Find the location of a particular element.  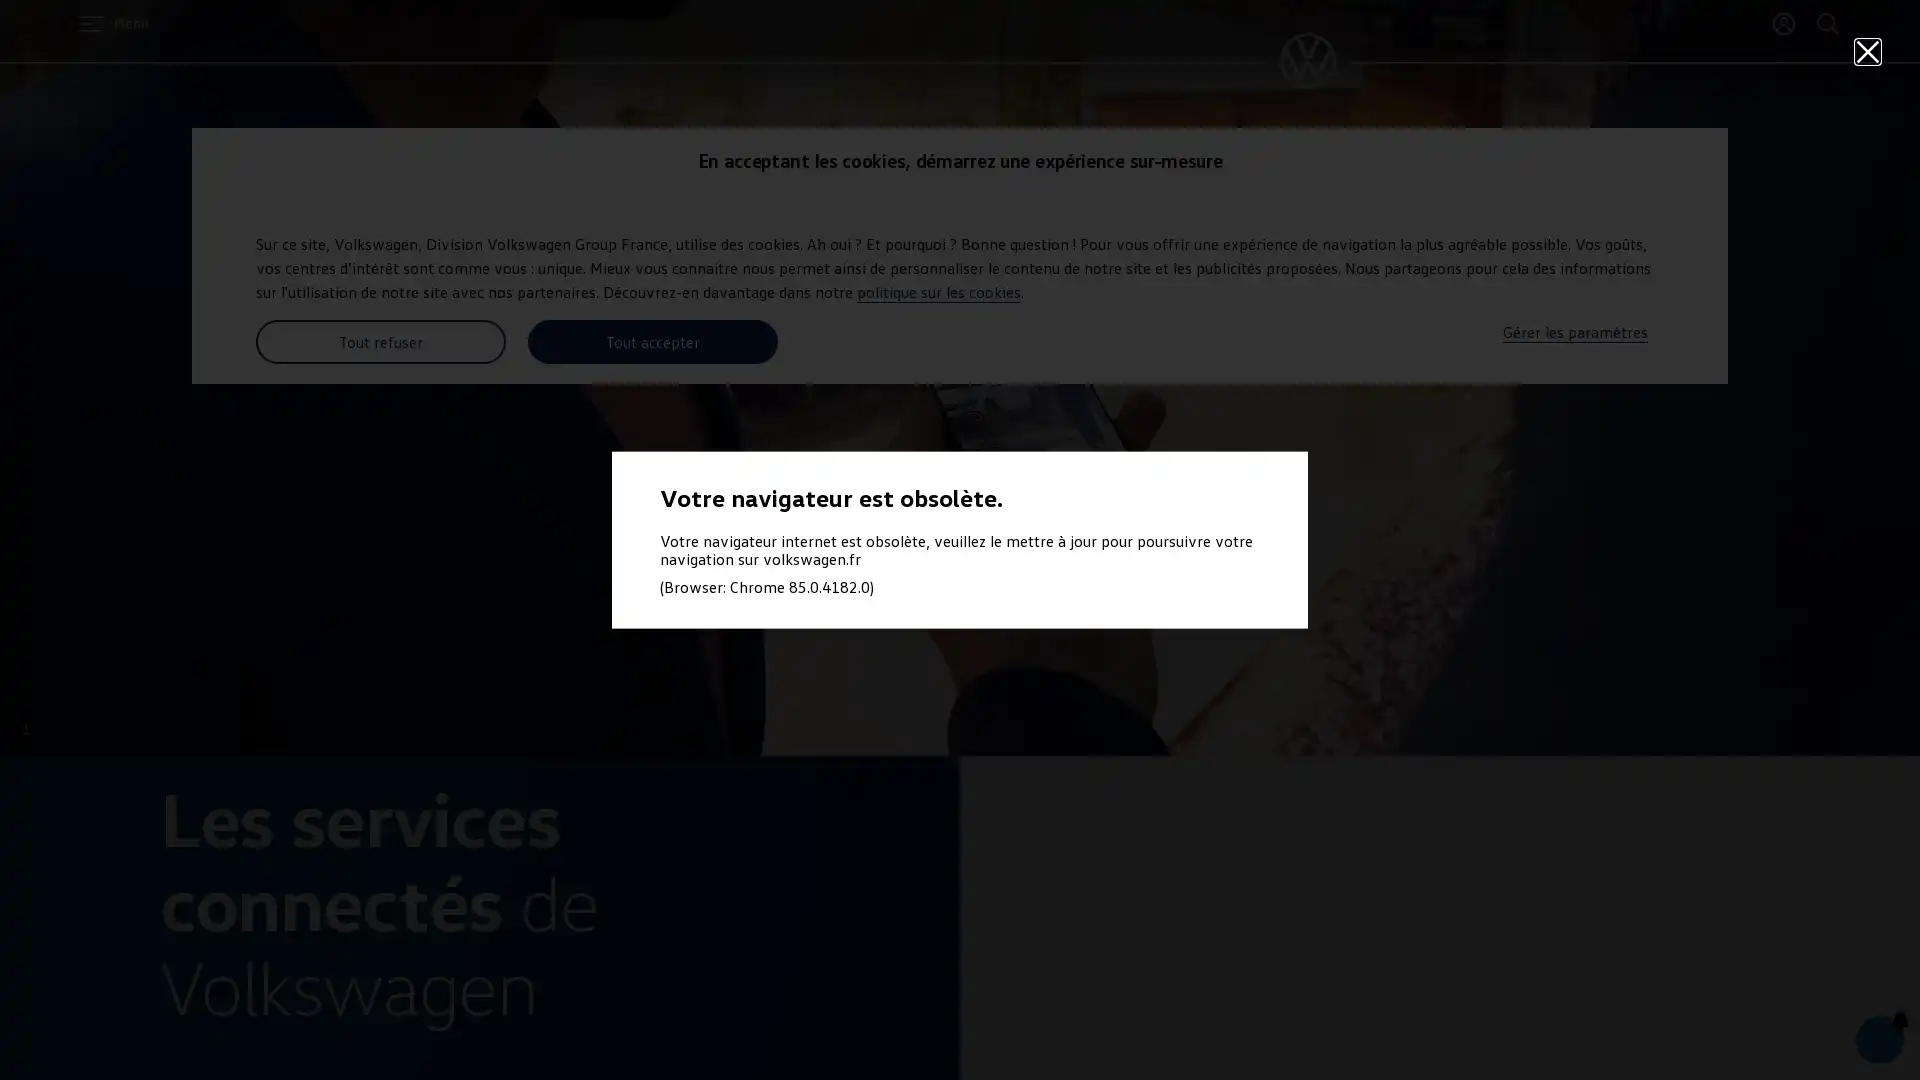

Choose File is located at coordinates (1800, 1017).